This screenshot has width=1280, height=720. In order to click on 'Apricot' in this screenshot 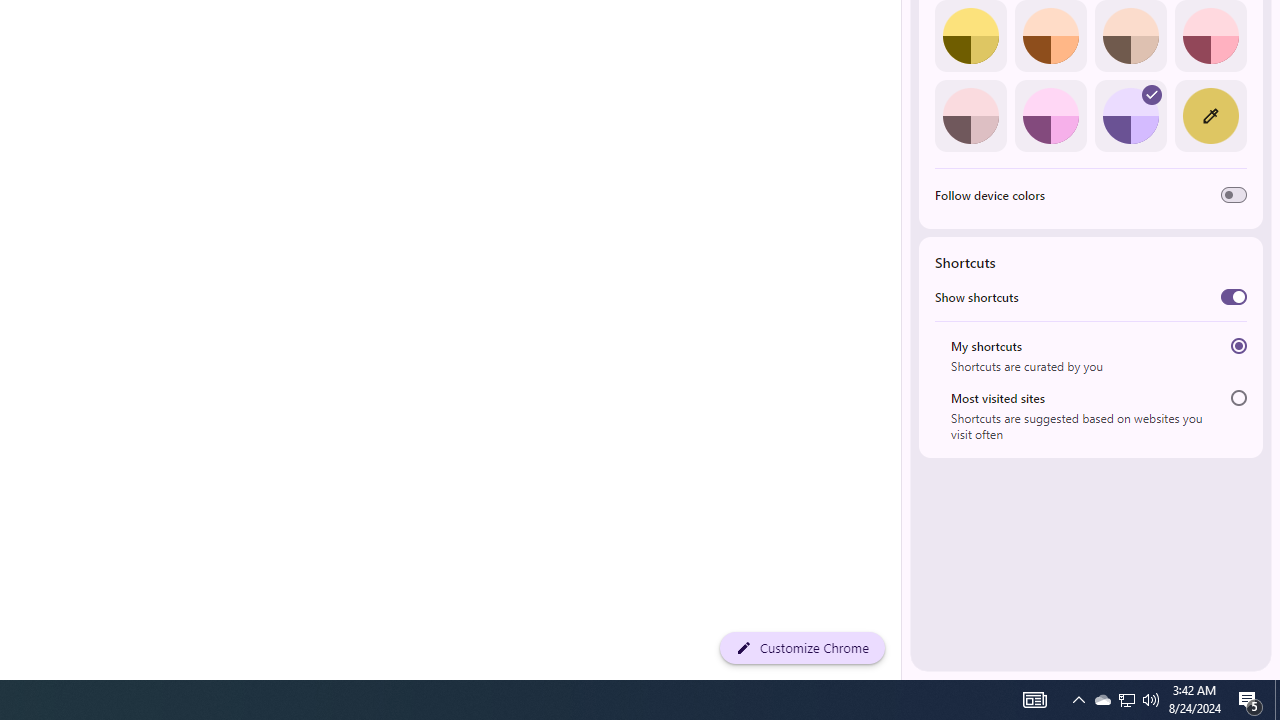, I will do `click(1130, 36)`.